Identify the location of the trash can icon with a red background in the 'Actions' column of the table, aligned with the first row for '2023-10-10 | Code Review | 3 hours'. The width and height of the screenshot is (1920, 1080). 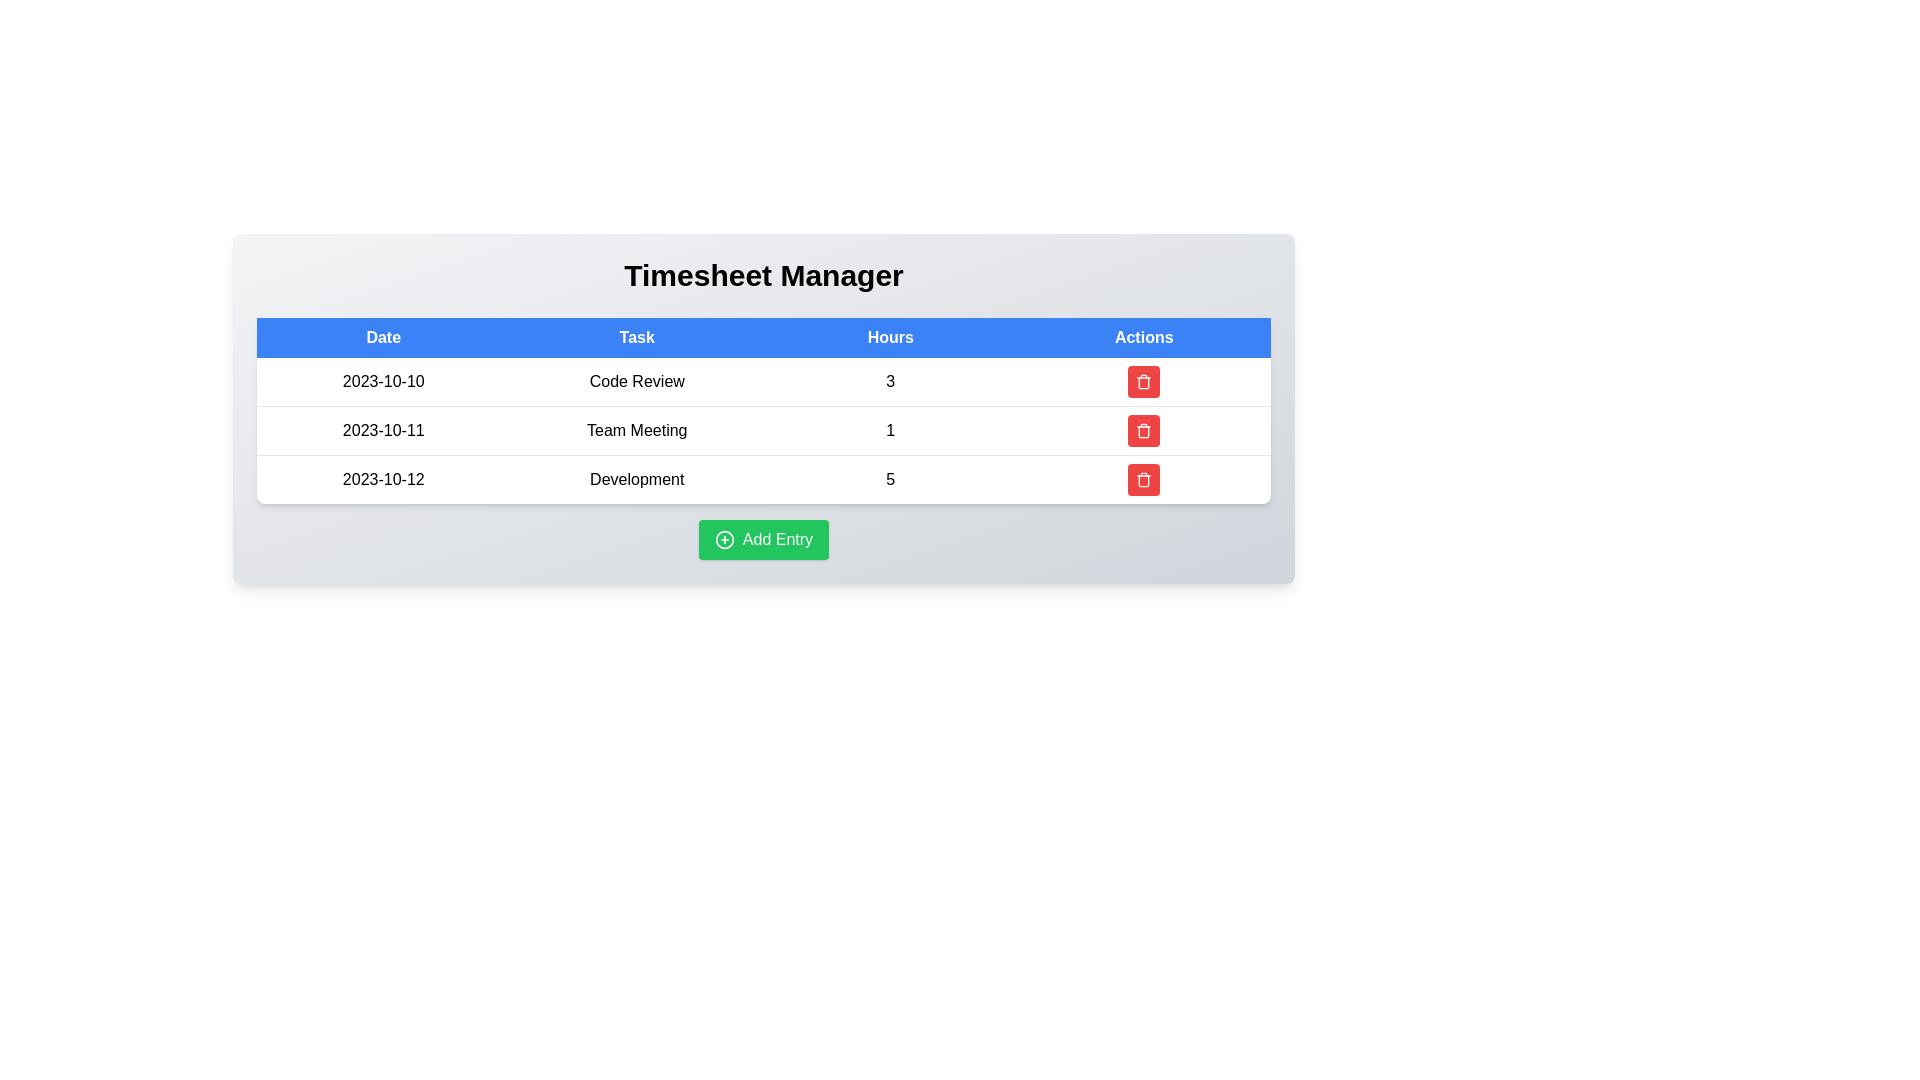
(1144, 381).